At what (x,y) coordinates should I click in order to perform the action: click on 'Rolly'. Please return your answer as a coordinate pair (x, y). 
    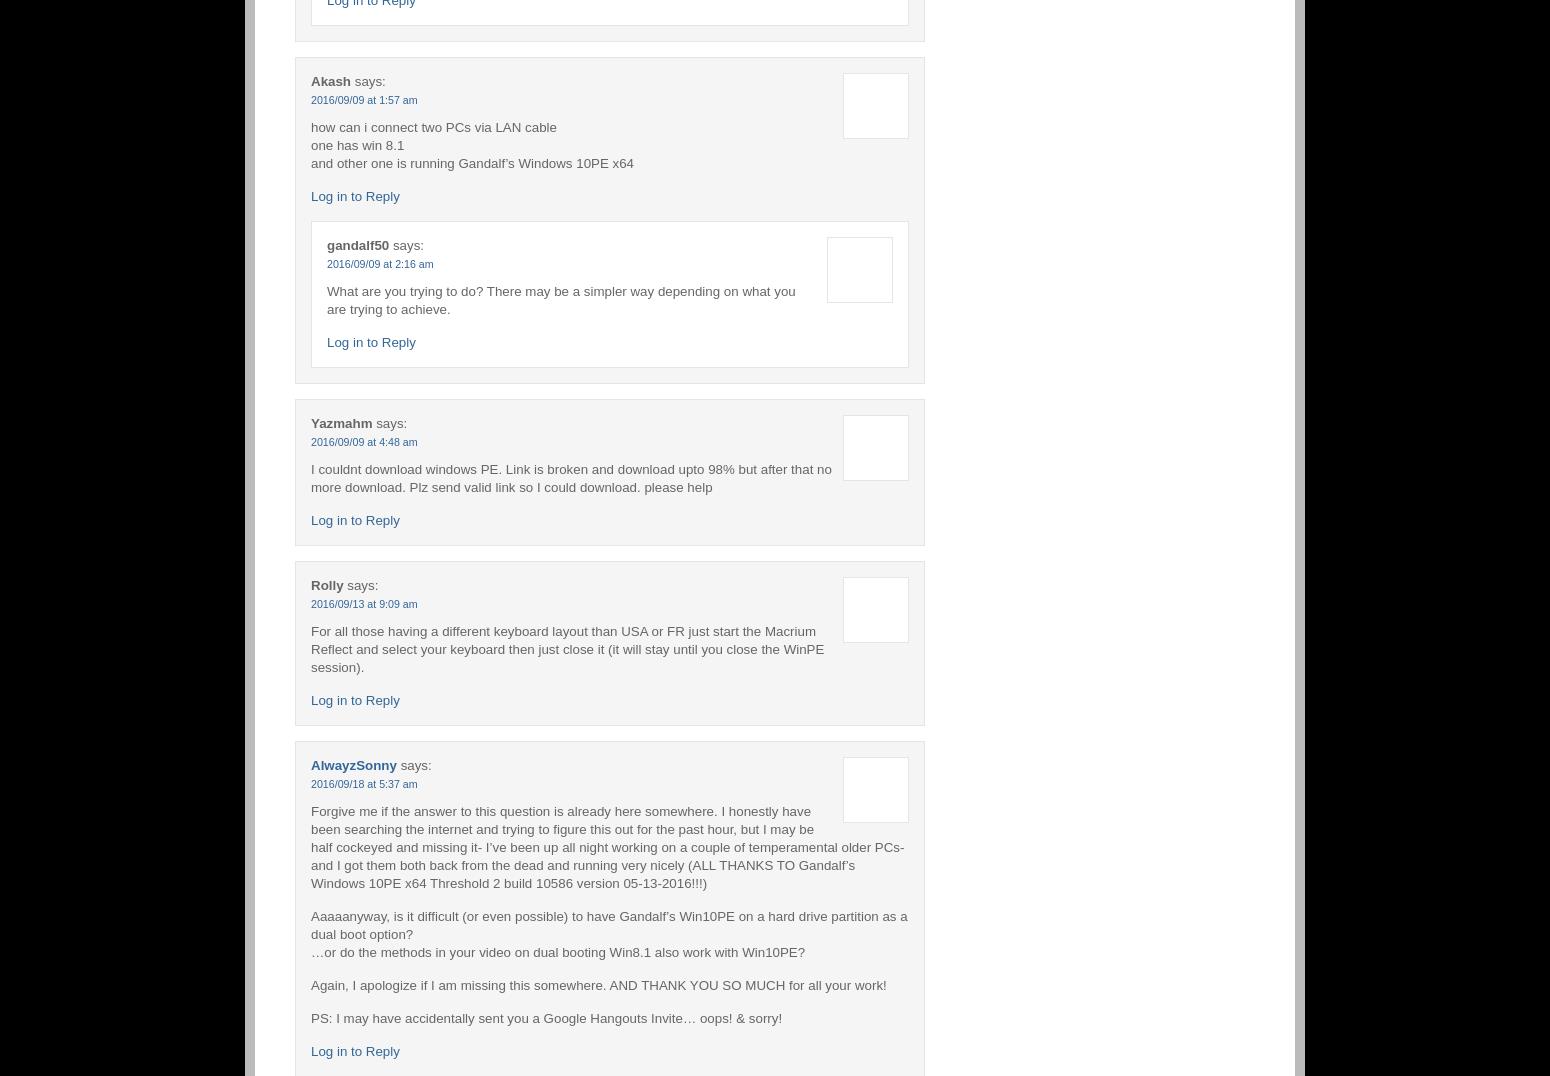
    Looking at the image, I should click on (310, 584).